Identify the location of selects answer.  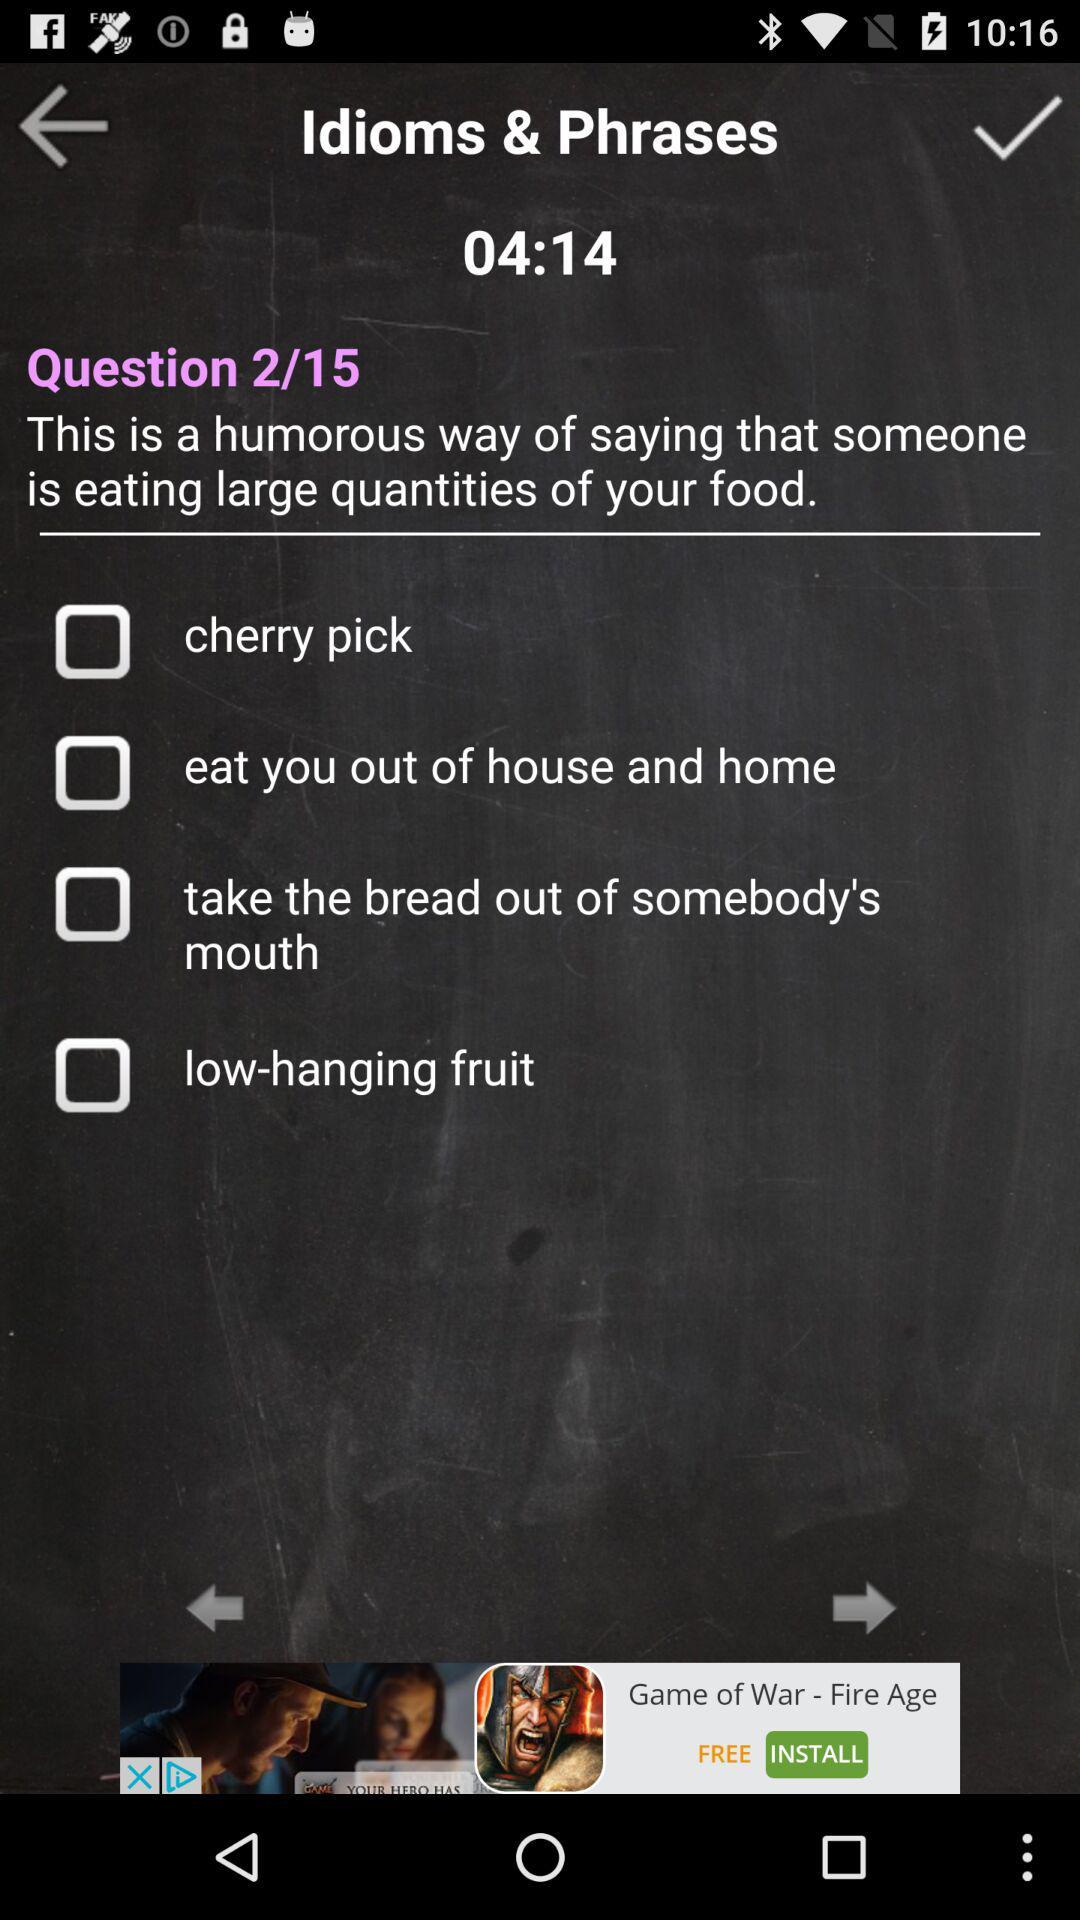
(91, 640).